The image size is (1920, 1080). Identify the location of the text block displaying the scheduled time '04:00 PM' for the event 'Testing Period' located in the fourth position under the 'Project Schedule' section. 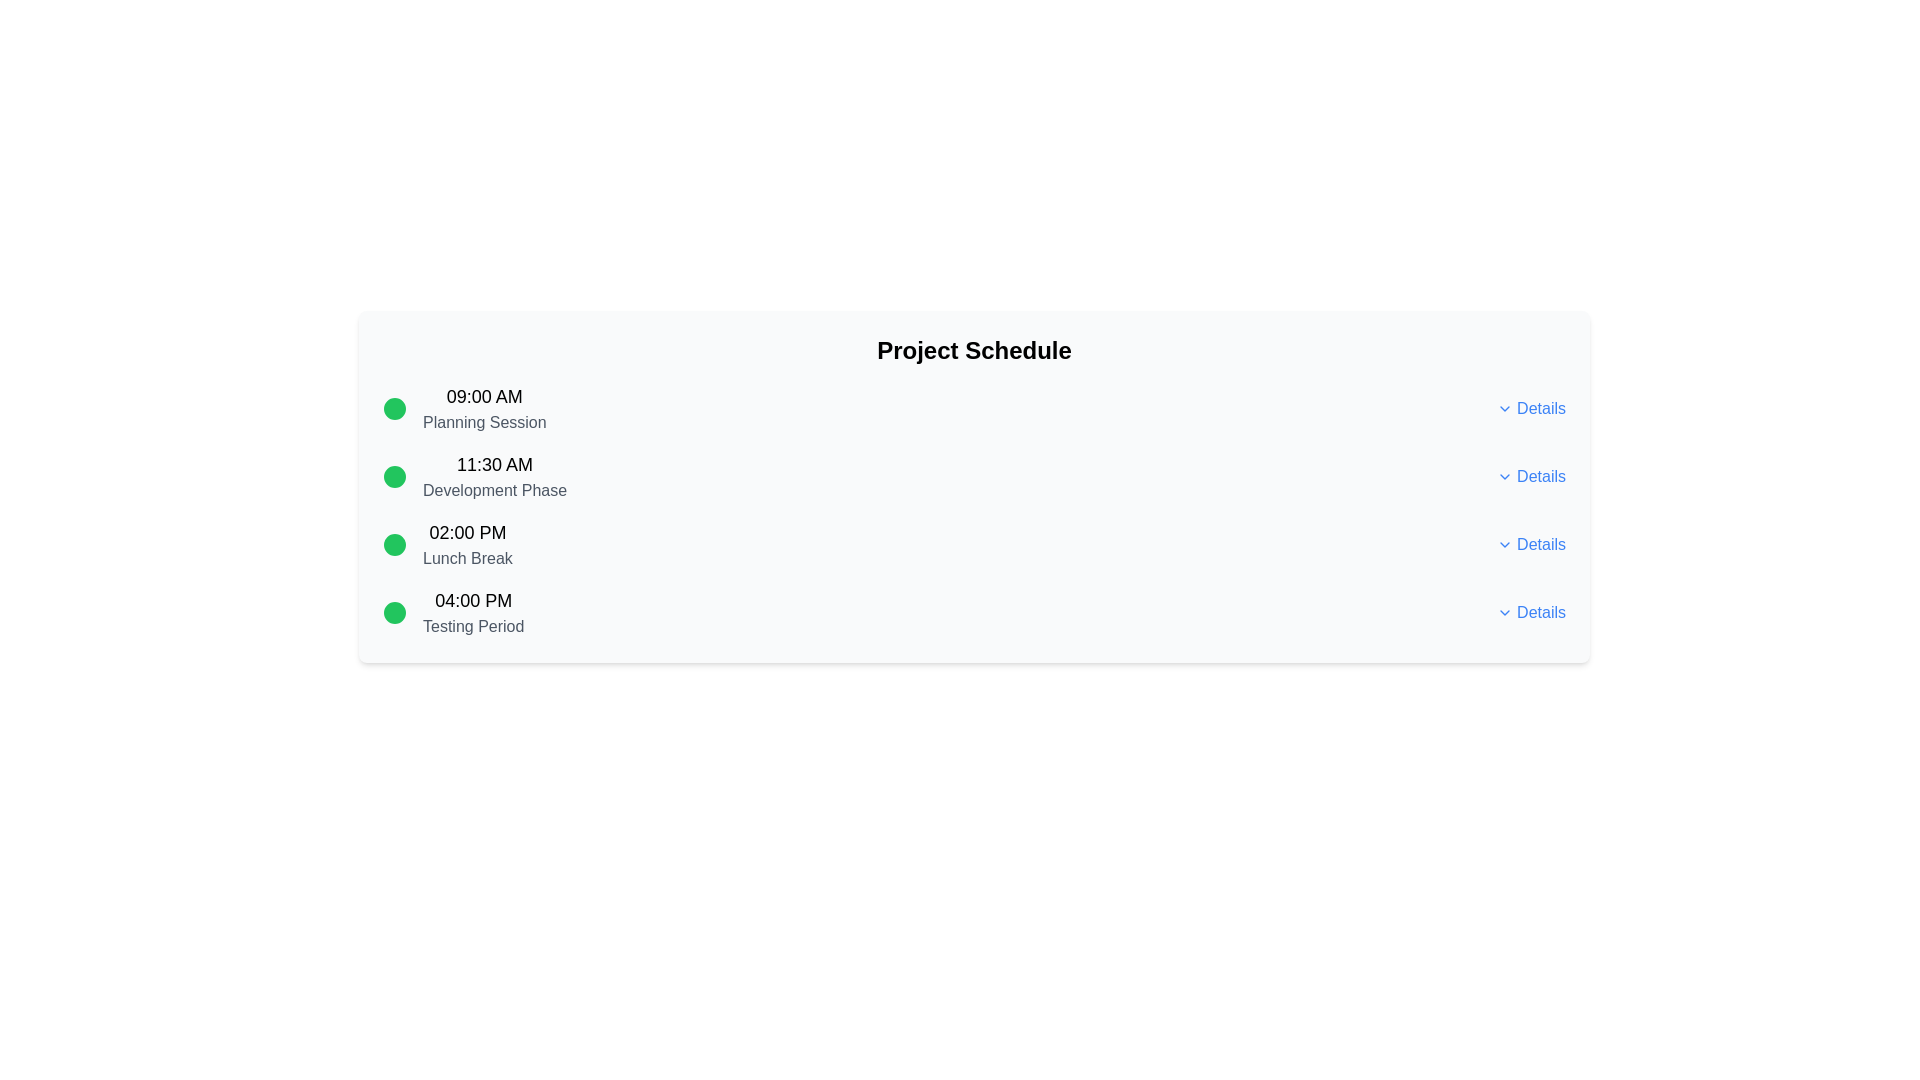
(472, 612).